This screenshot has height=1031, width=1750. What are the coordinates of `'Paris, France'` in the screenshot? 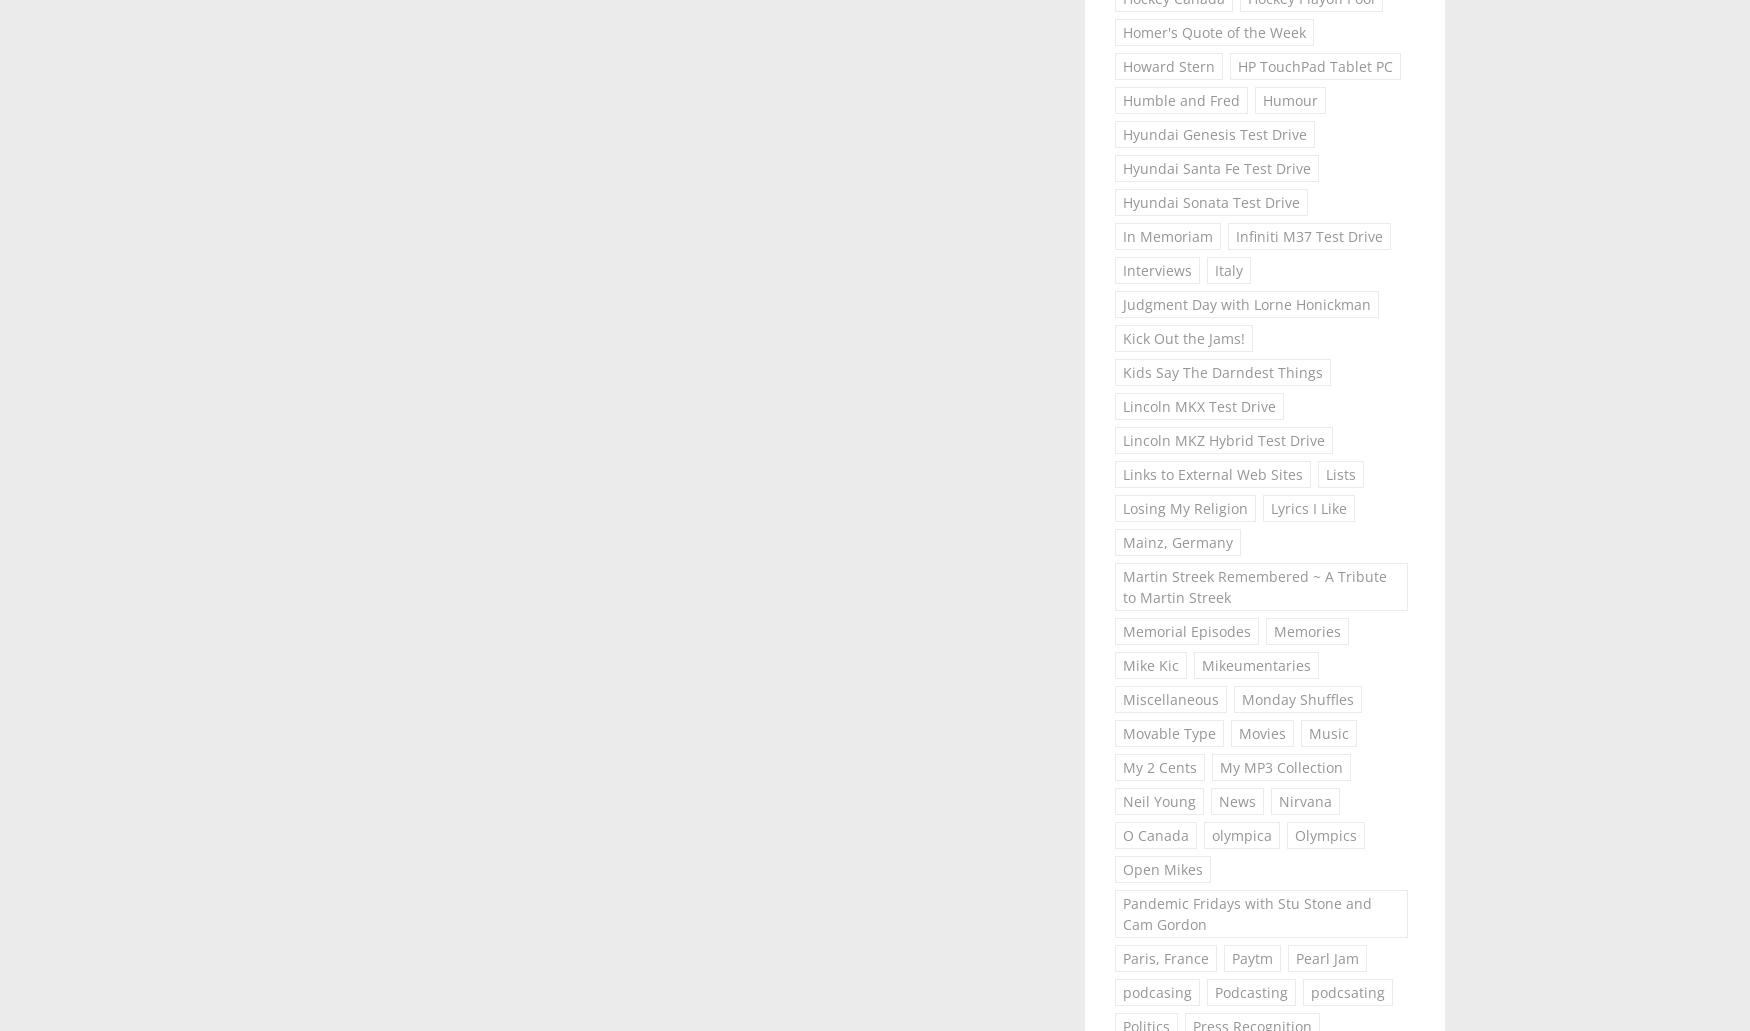 It's located at (1165, 956).